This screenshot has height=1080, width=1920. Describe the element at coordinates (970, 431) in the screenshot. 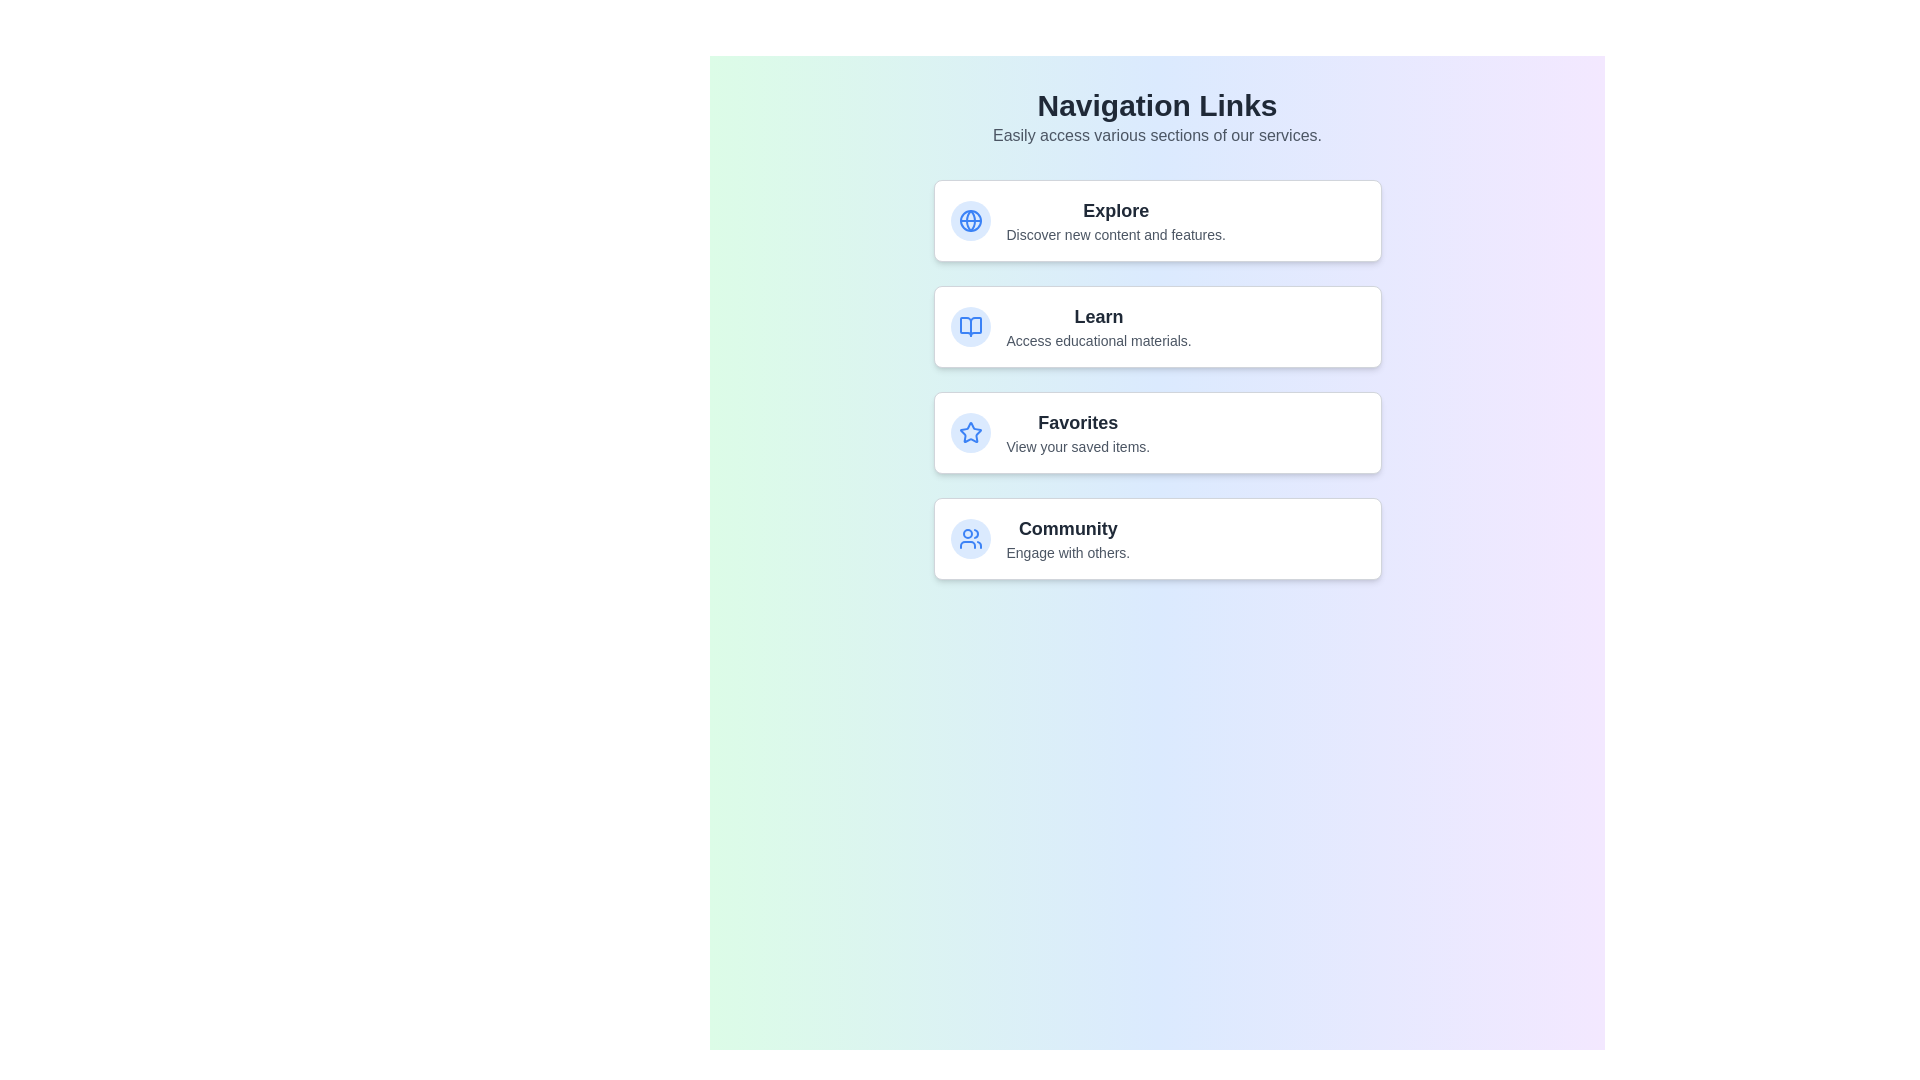

I see `the 'Favorites' icon located within the third navigation card, positioned to the left of the card's title text` at that location.